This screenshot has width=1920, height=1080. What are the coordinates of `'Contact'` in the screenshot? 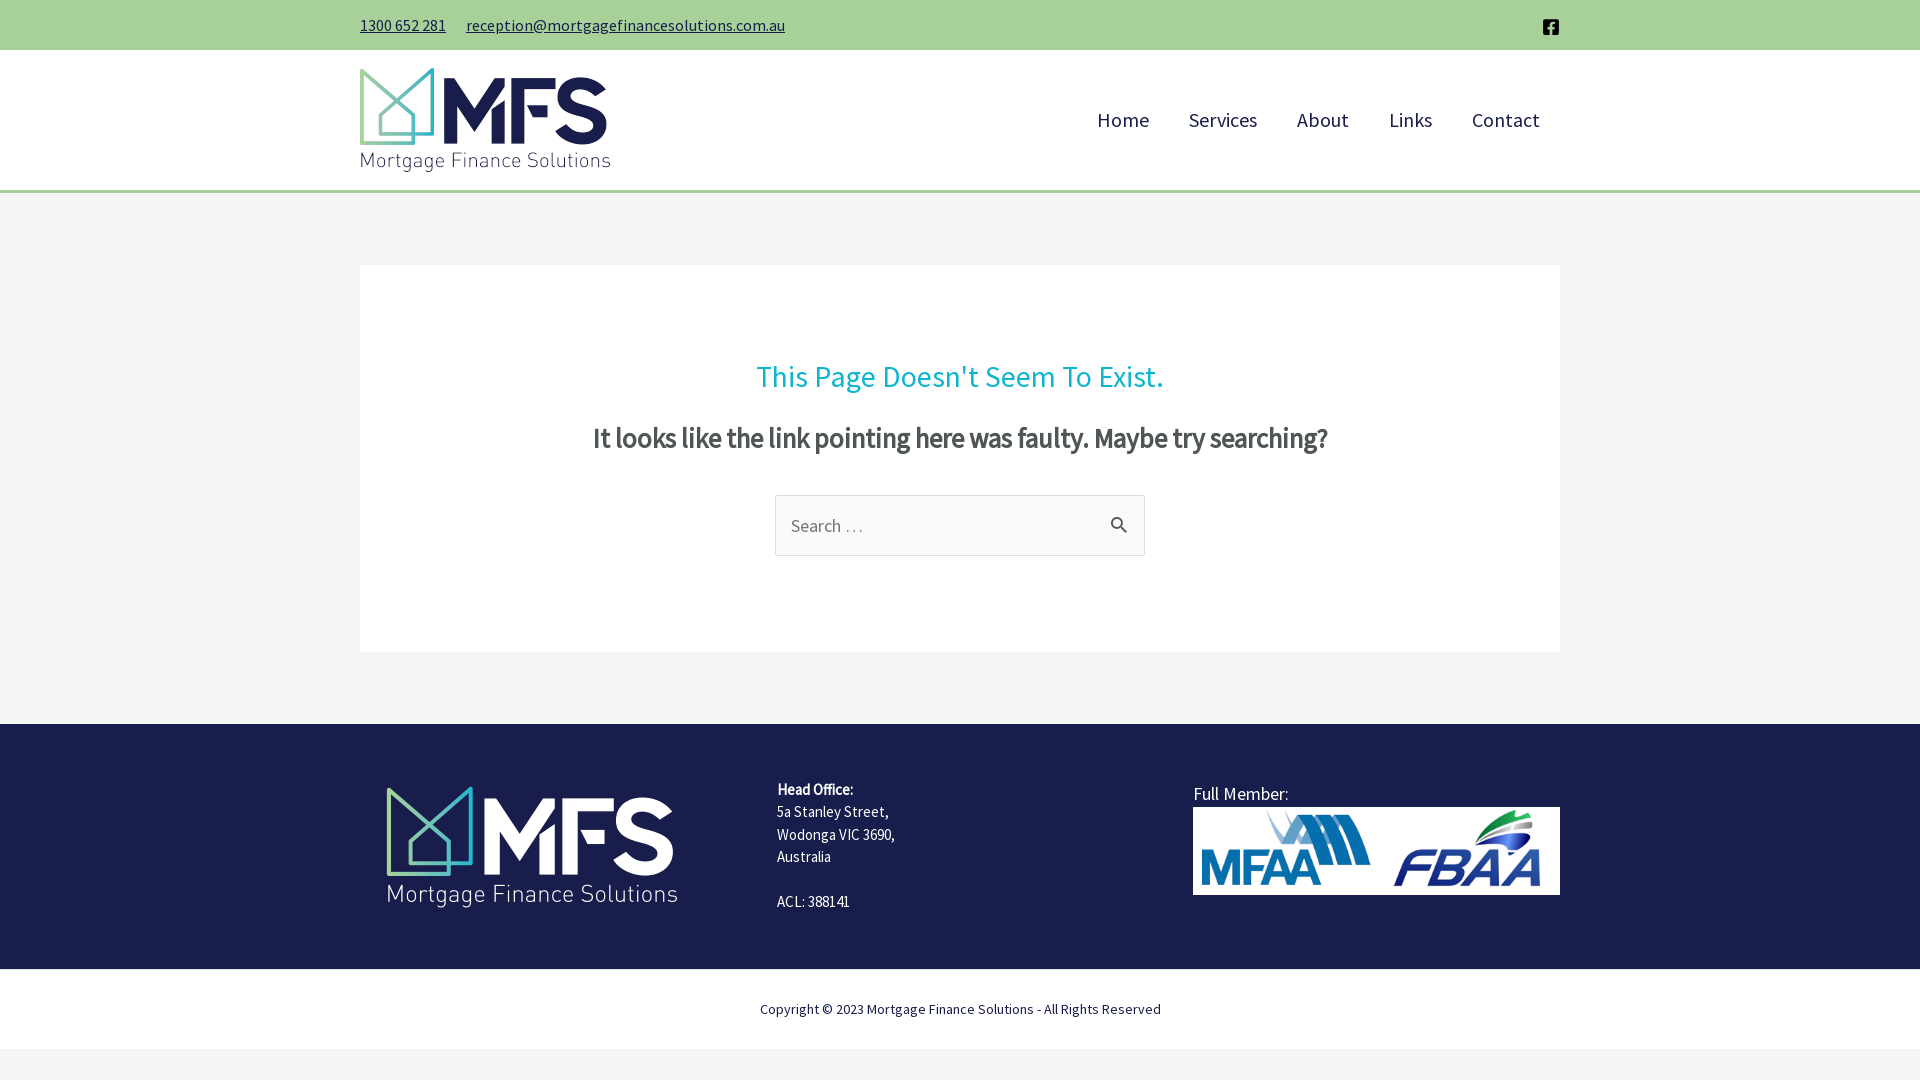 It's located at (1506, 119).